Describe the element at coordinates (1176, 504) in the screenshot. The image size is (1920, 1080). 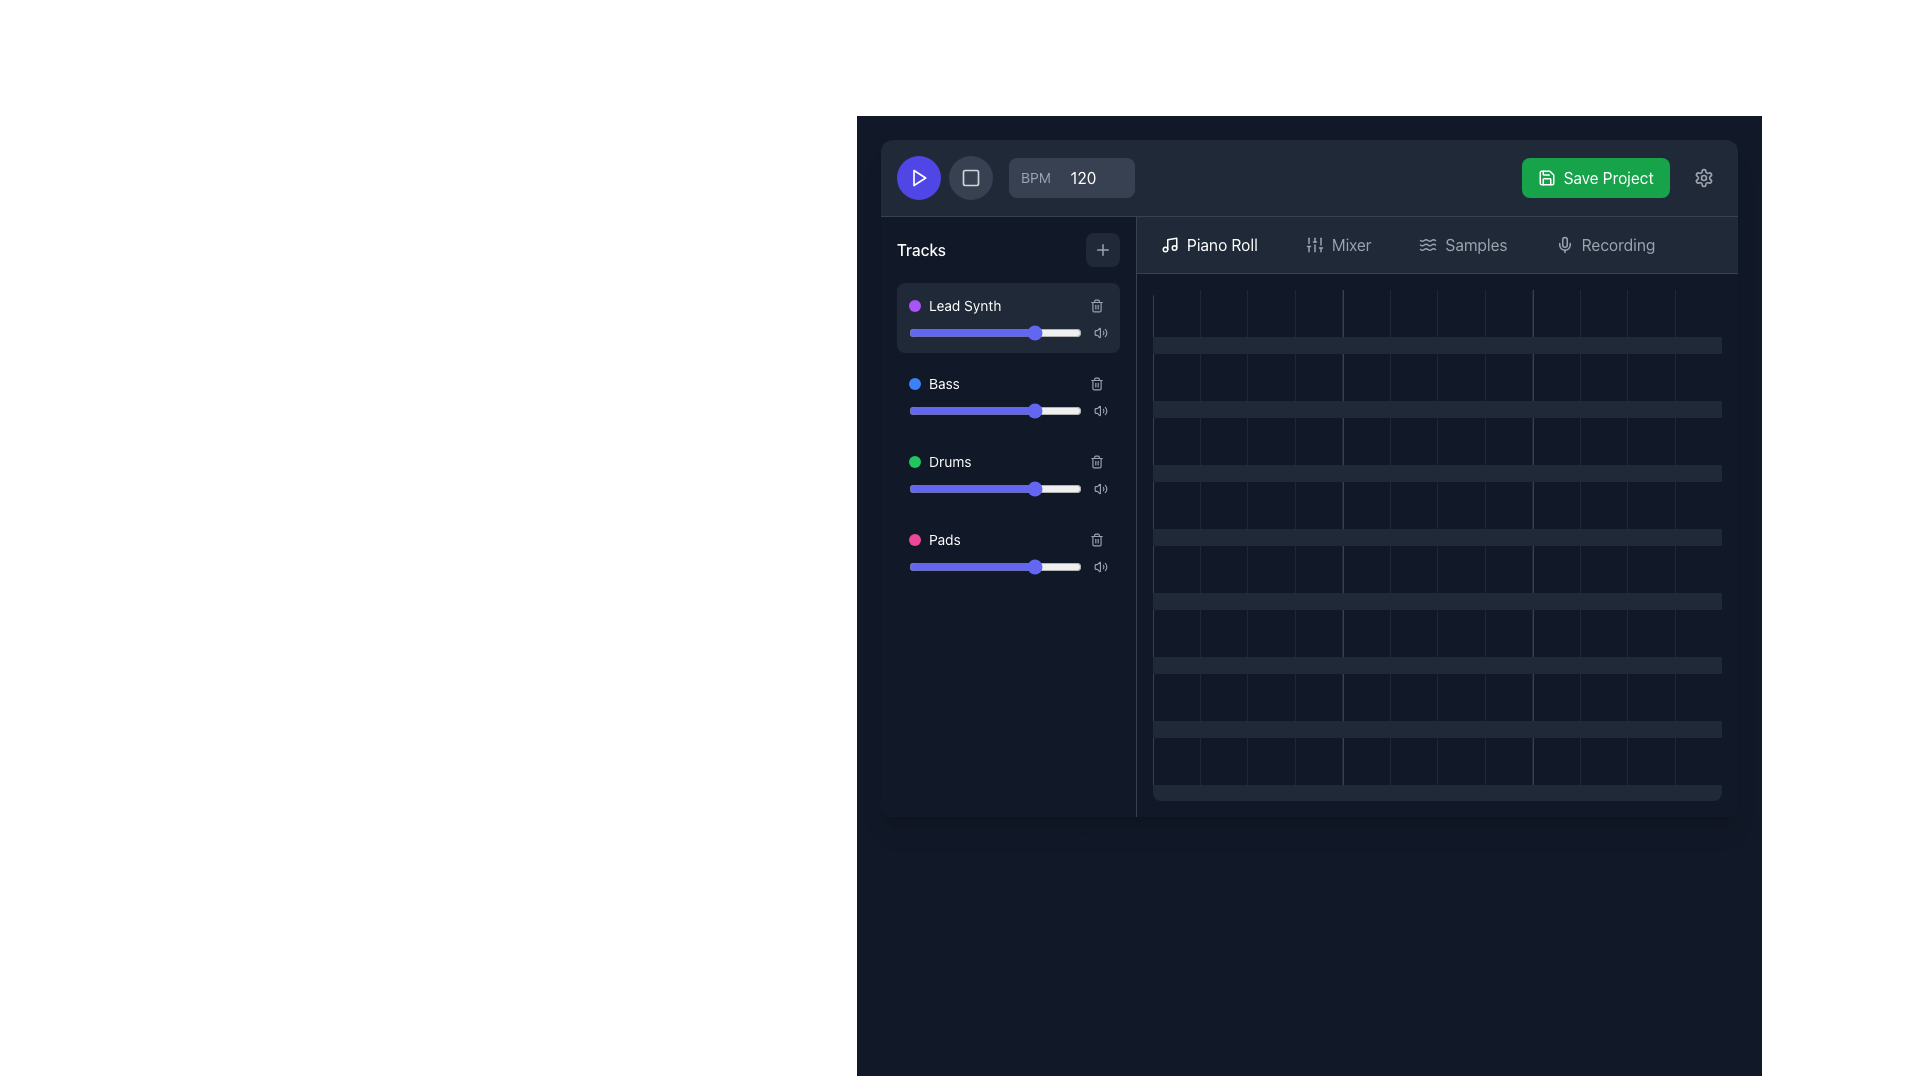
I see `the grid cell located in the fourth row and first column of the grid, which has a dark gray background and a darker left border, to trigger its hover effects` at that location.